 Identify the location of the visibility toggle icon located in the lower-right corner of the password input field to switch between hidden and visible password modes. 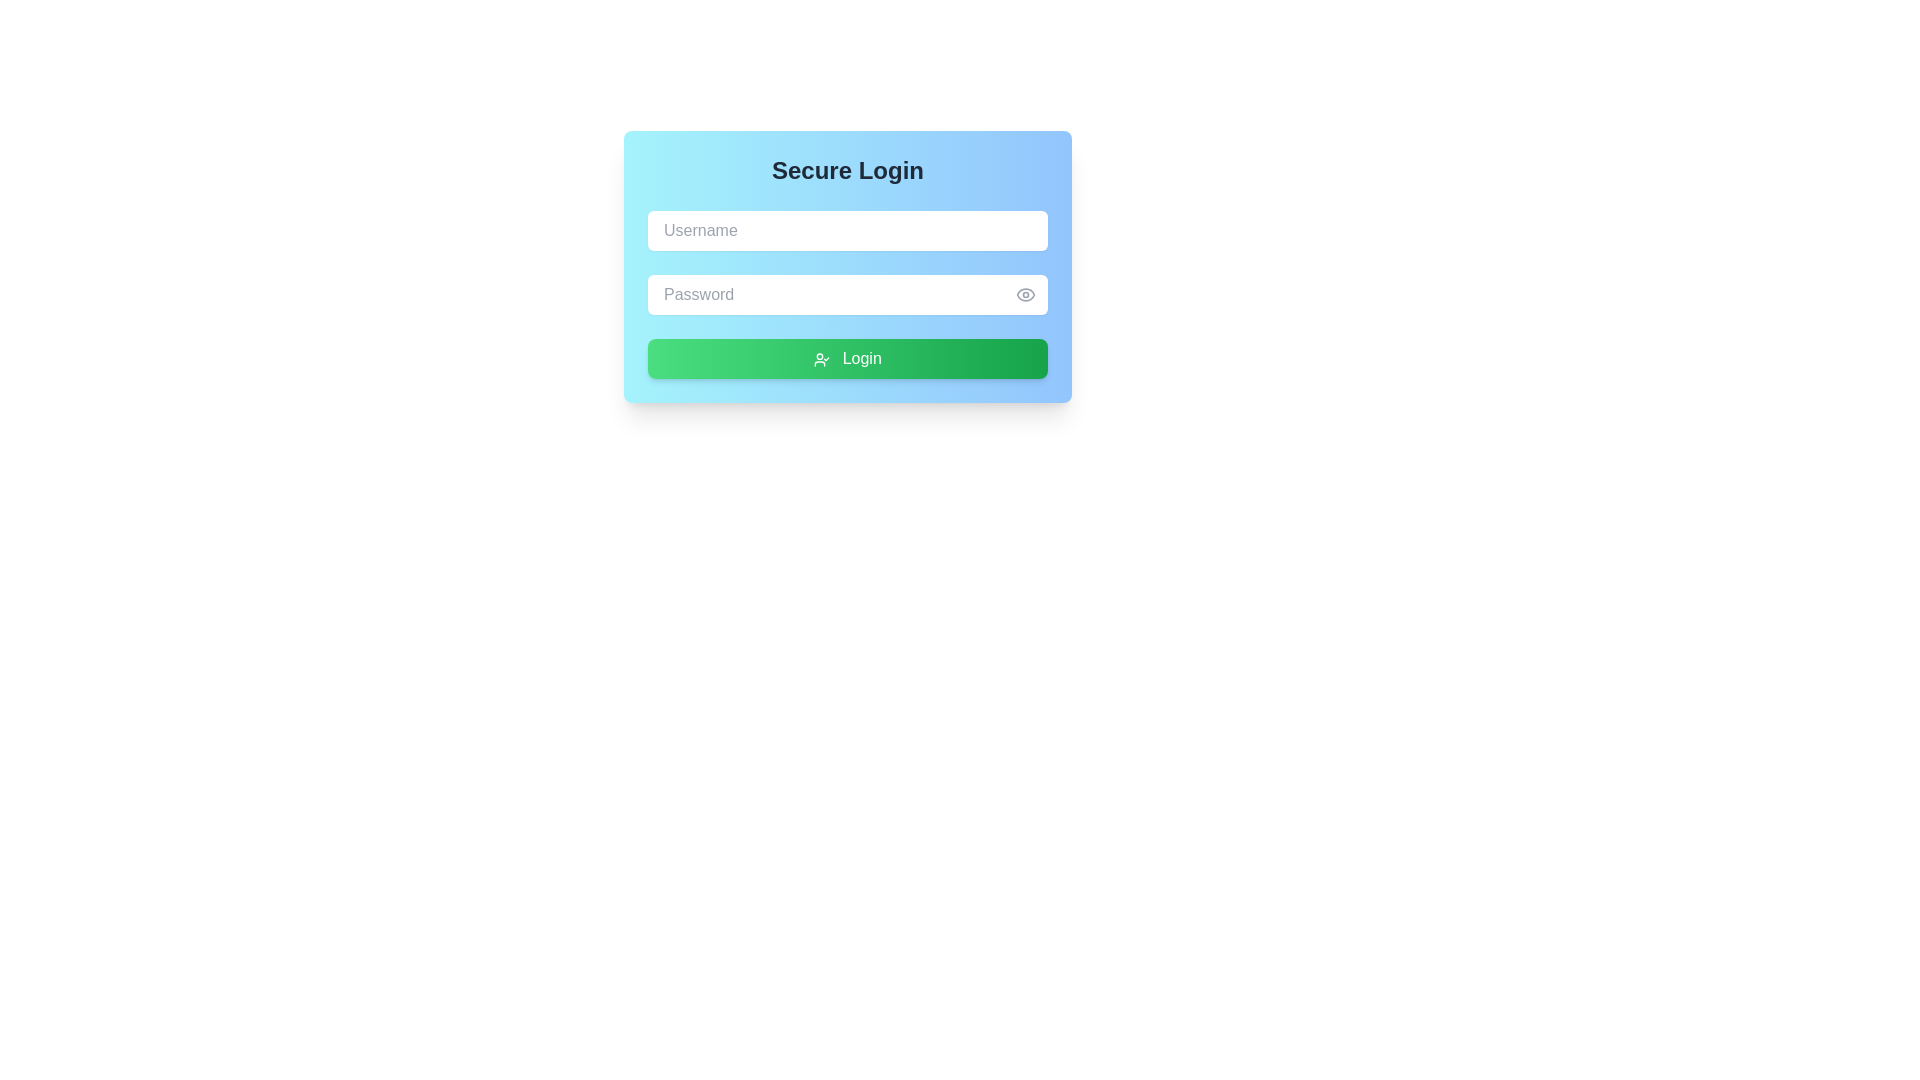
(1026, 294).